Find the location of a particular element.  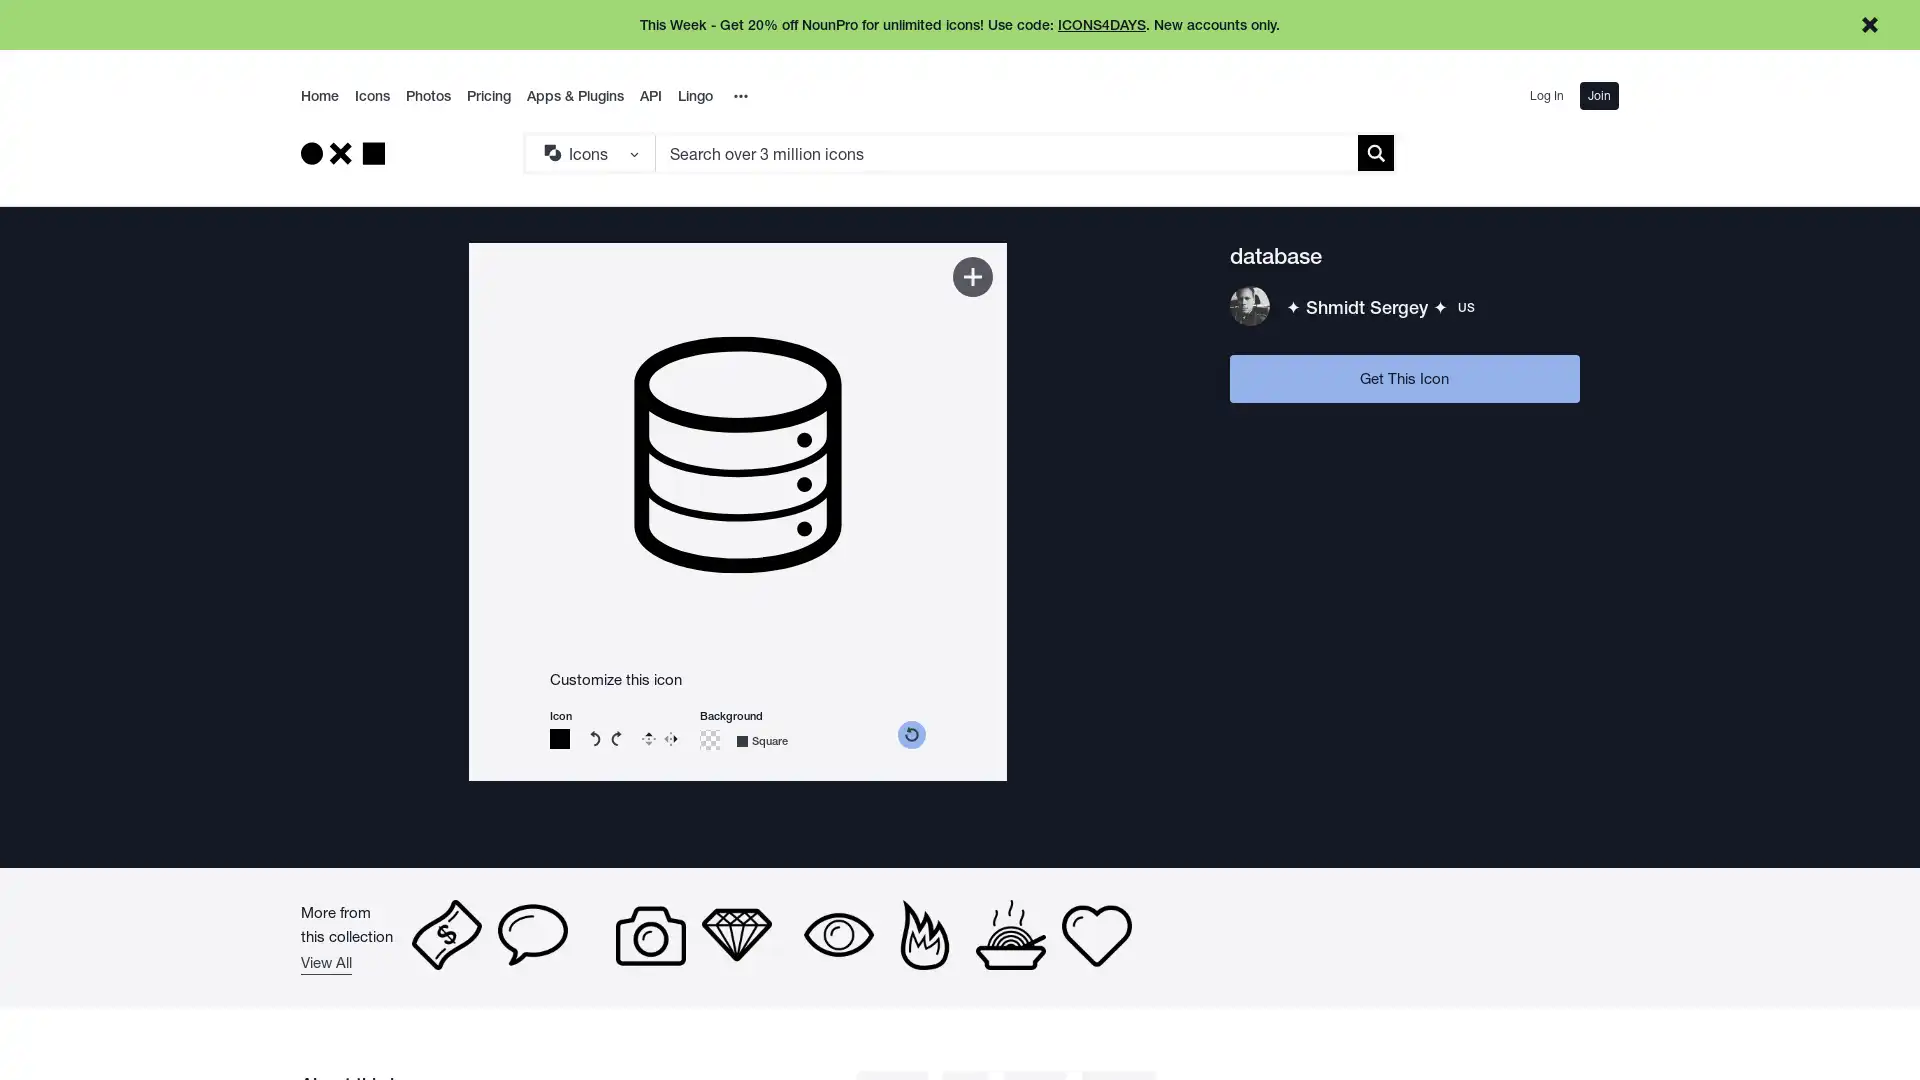

reset color picker is located at coordinates (910, 735).